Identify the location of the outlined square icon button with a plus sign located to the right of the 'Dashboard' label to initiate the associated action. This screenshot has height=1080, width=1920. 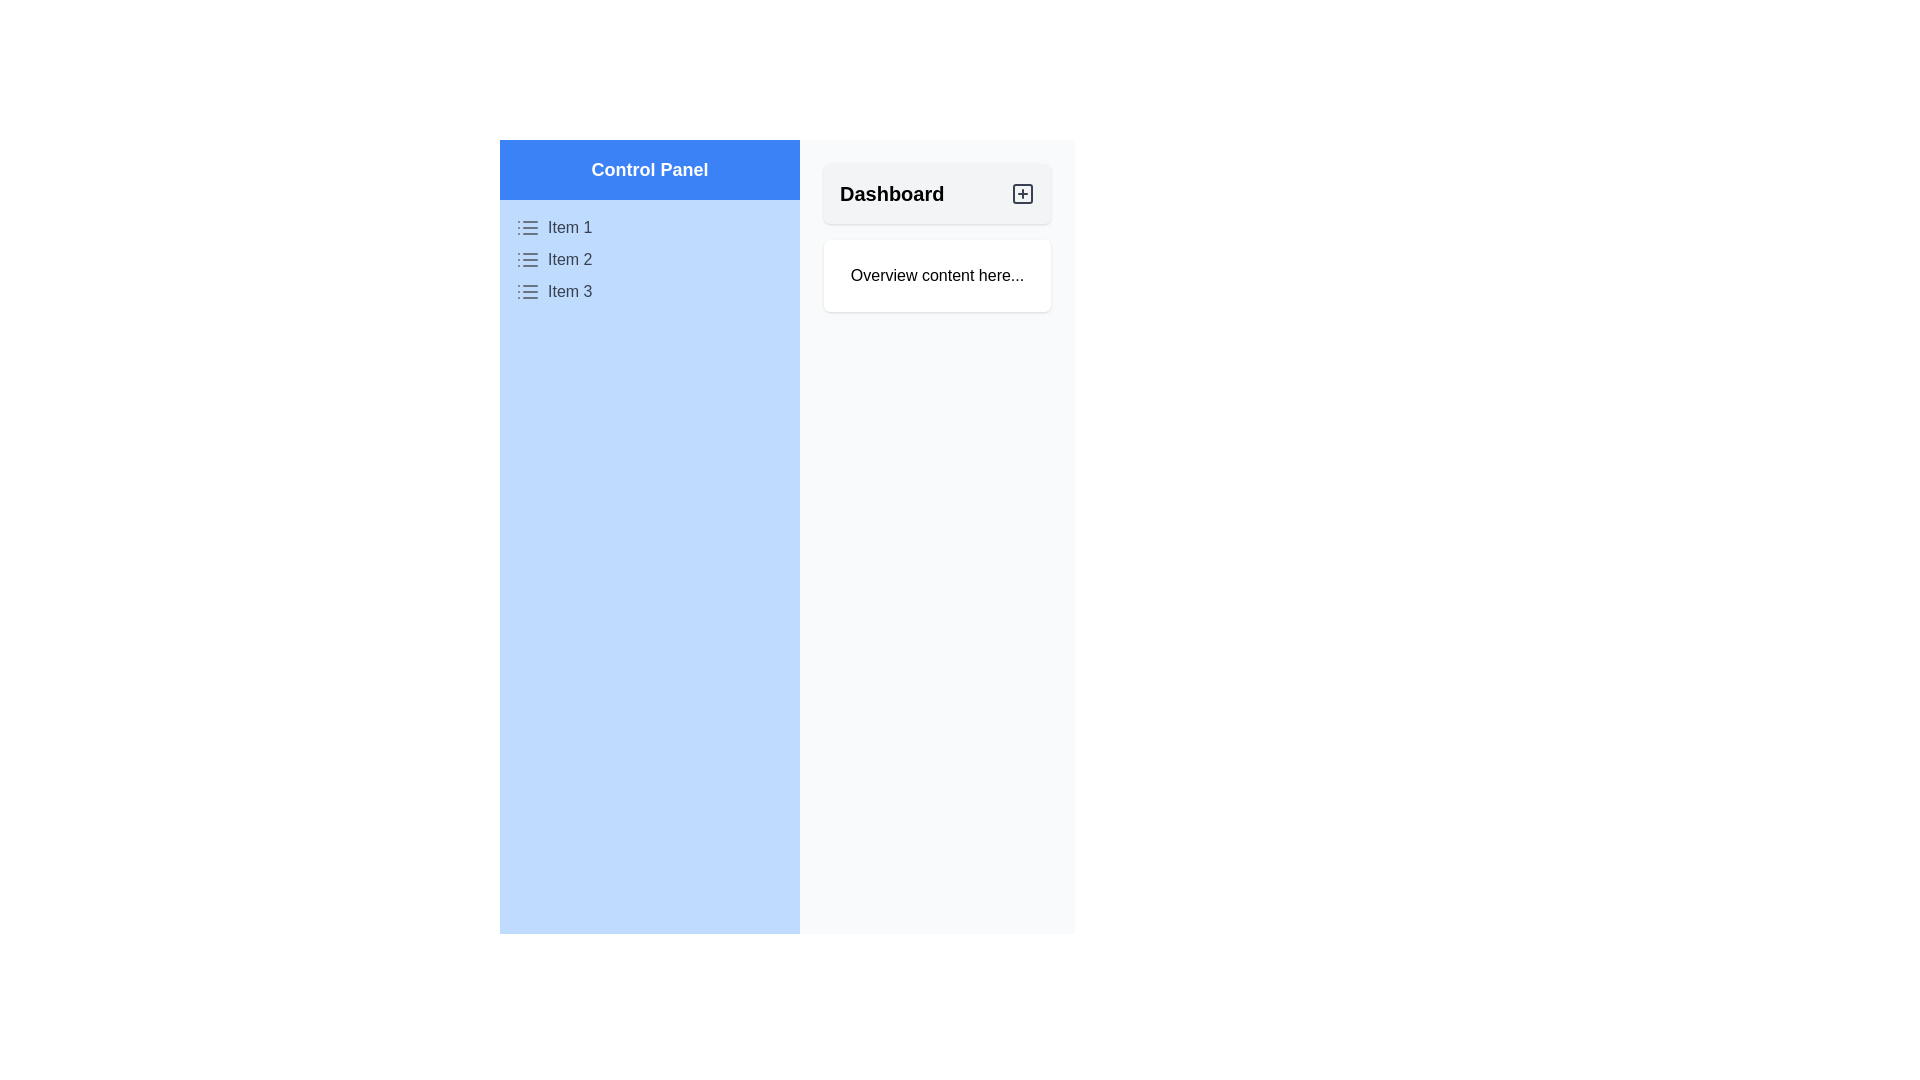
(1022, 193).